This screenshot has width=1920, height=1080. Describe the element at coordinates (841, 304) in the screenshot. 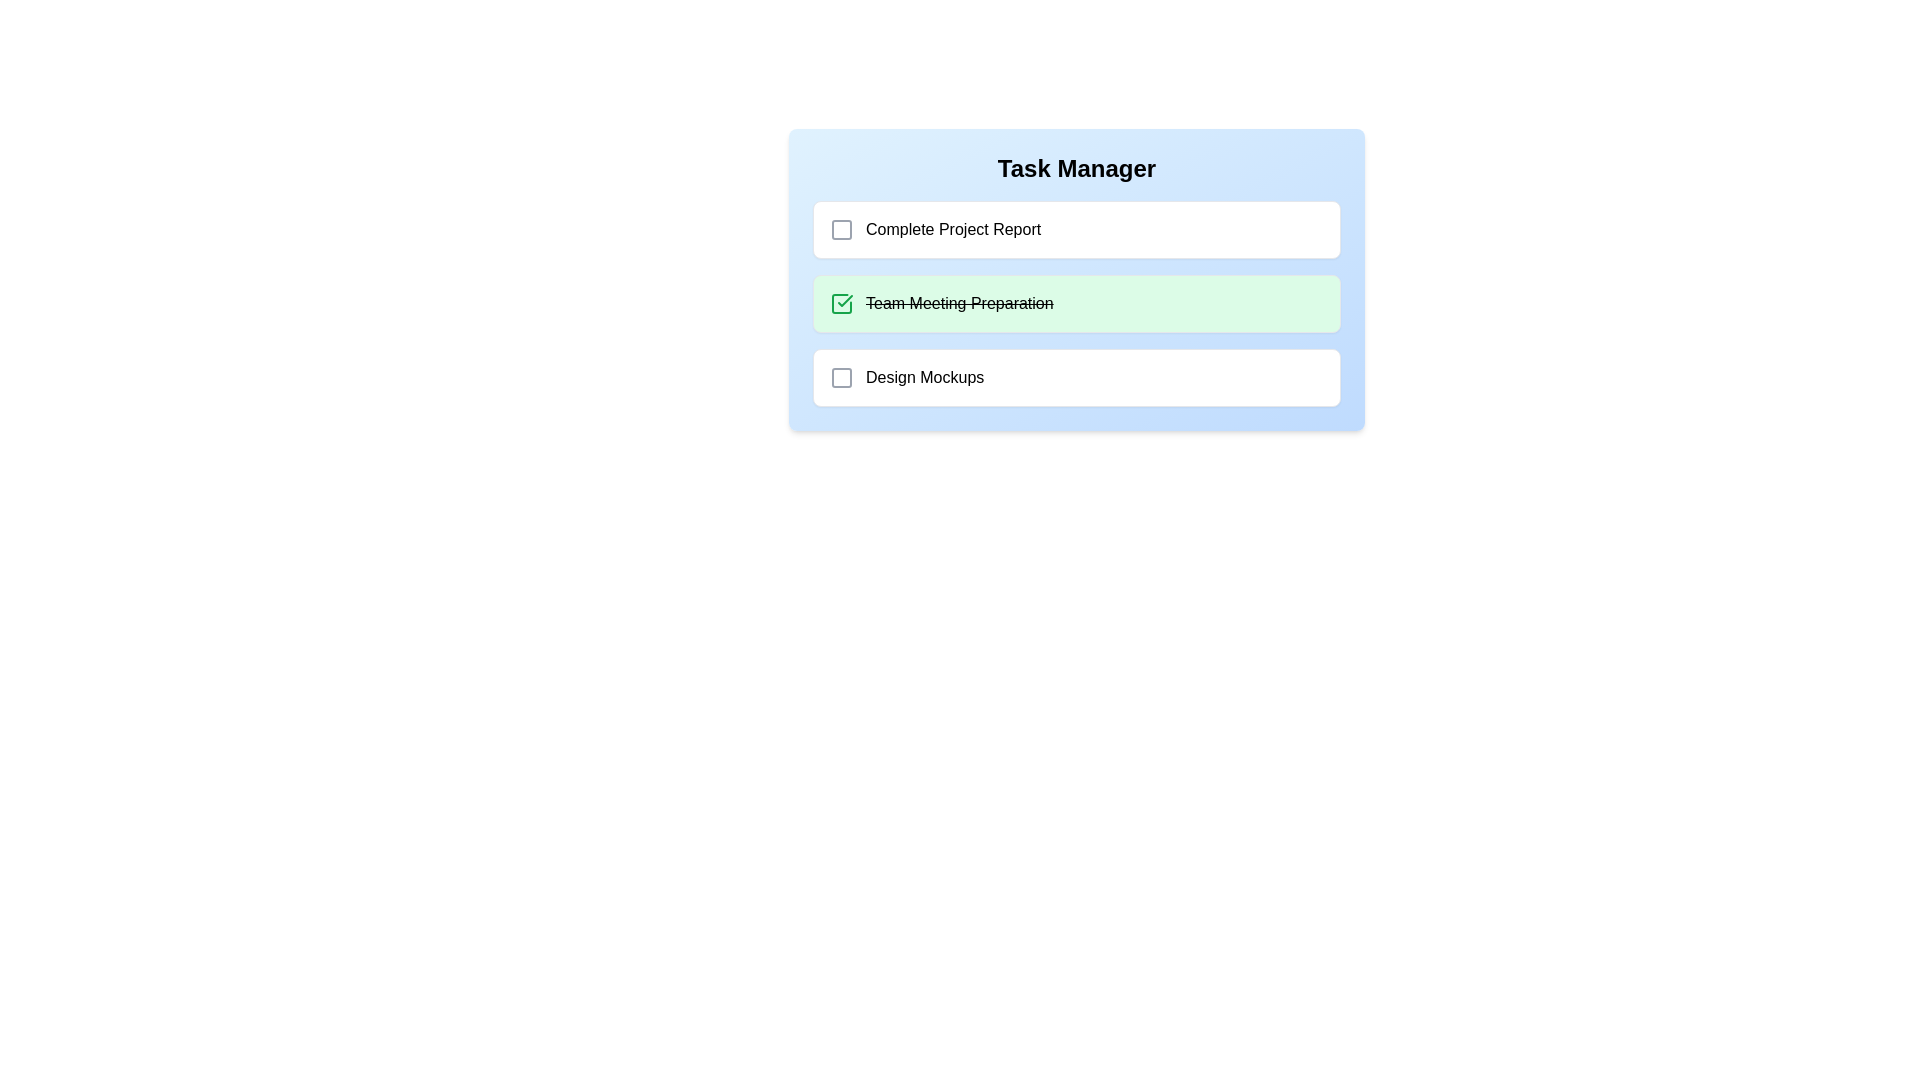

I see `the checked checkbox indicating that the task 'Team Meeting Preparation' is selected or completed` at that location.